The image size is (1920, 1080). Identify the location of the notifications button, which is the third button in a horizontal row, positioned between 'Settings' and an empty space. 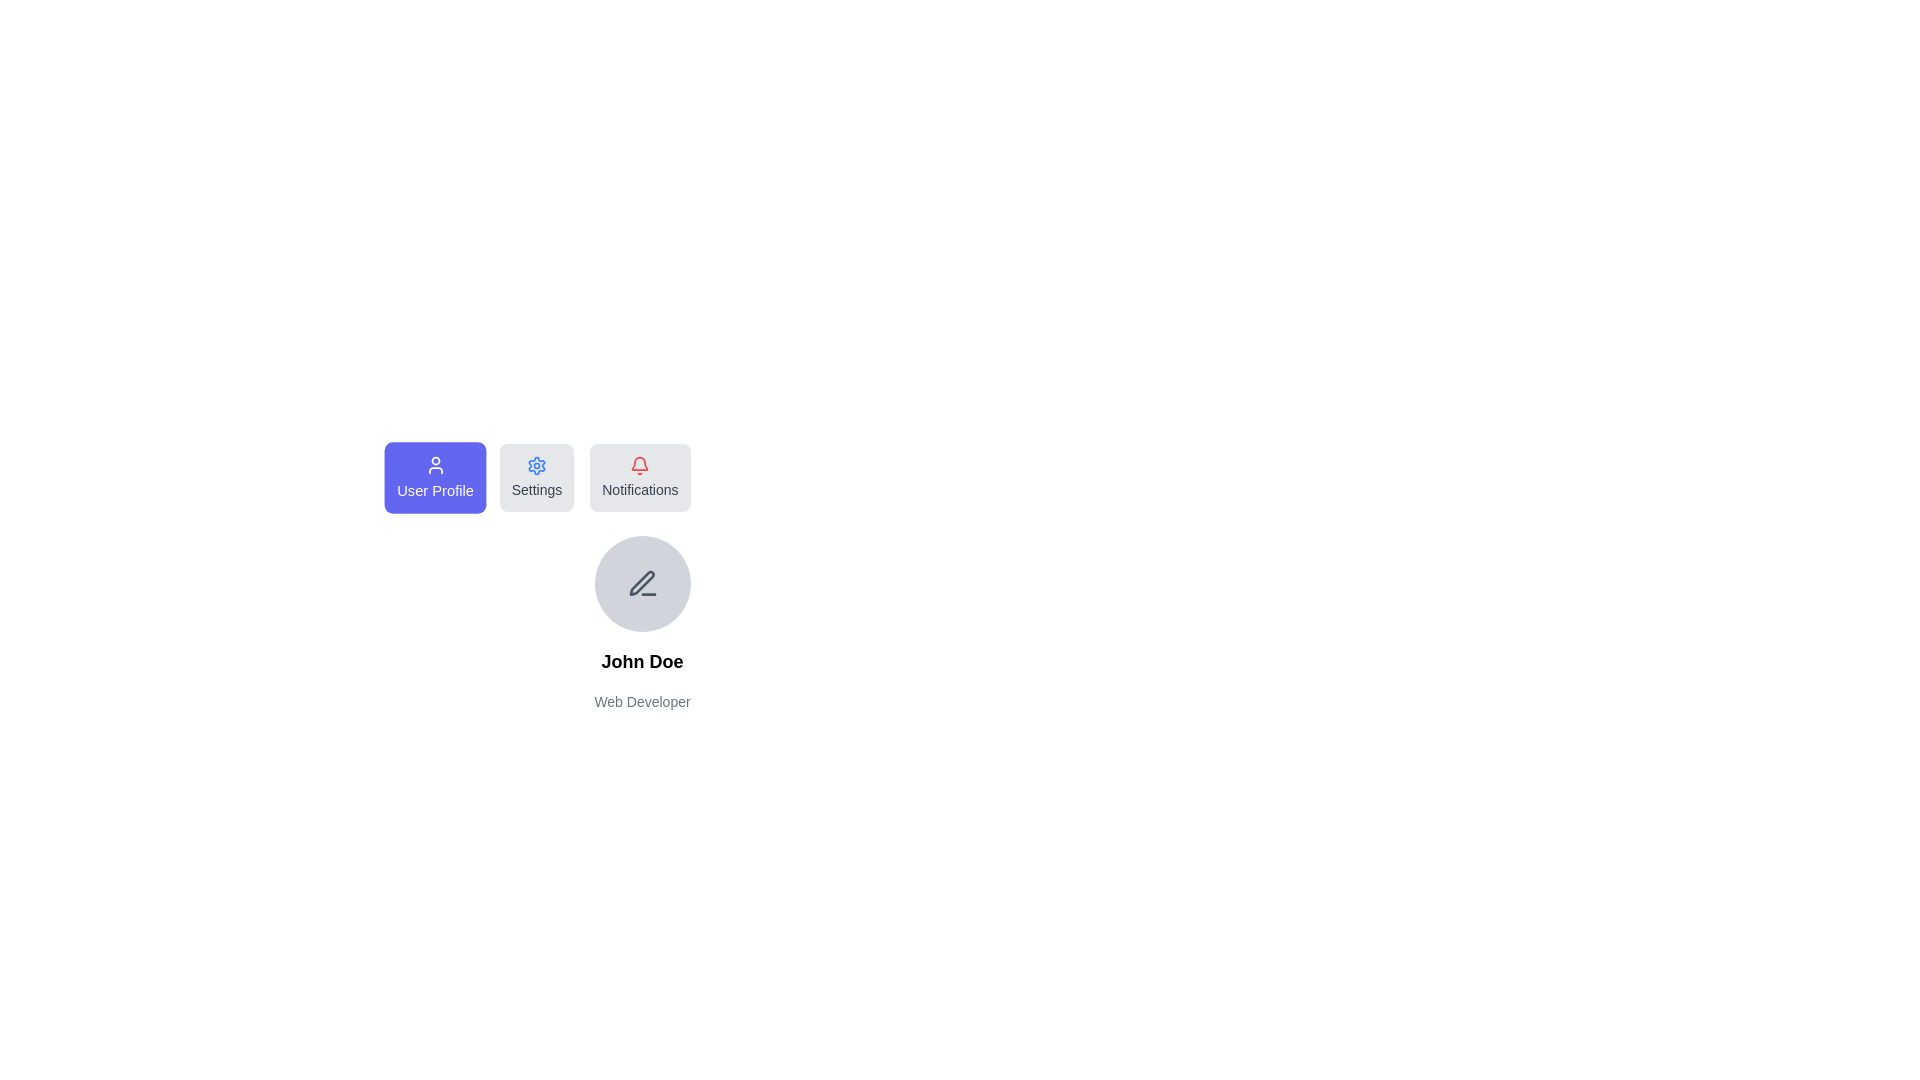
(640, 478).